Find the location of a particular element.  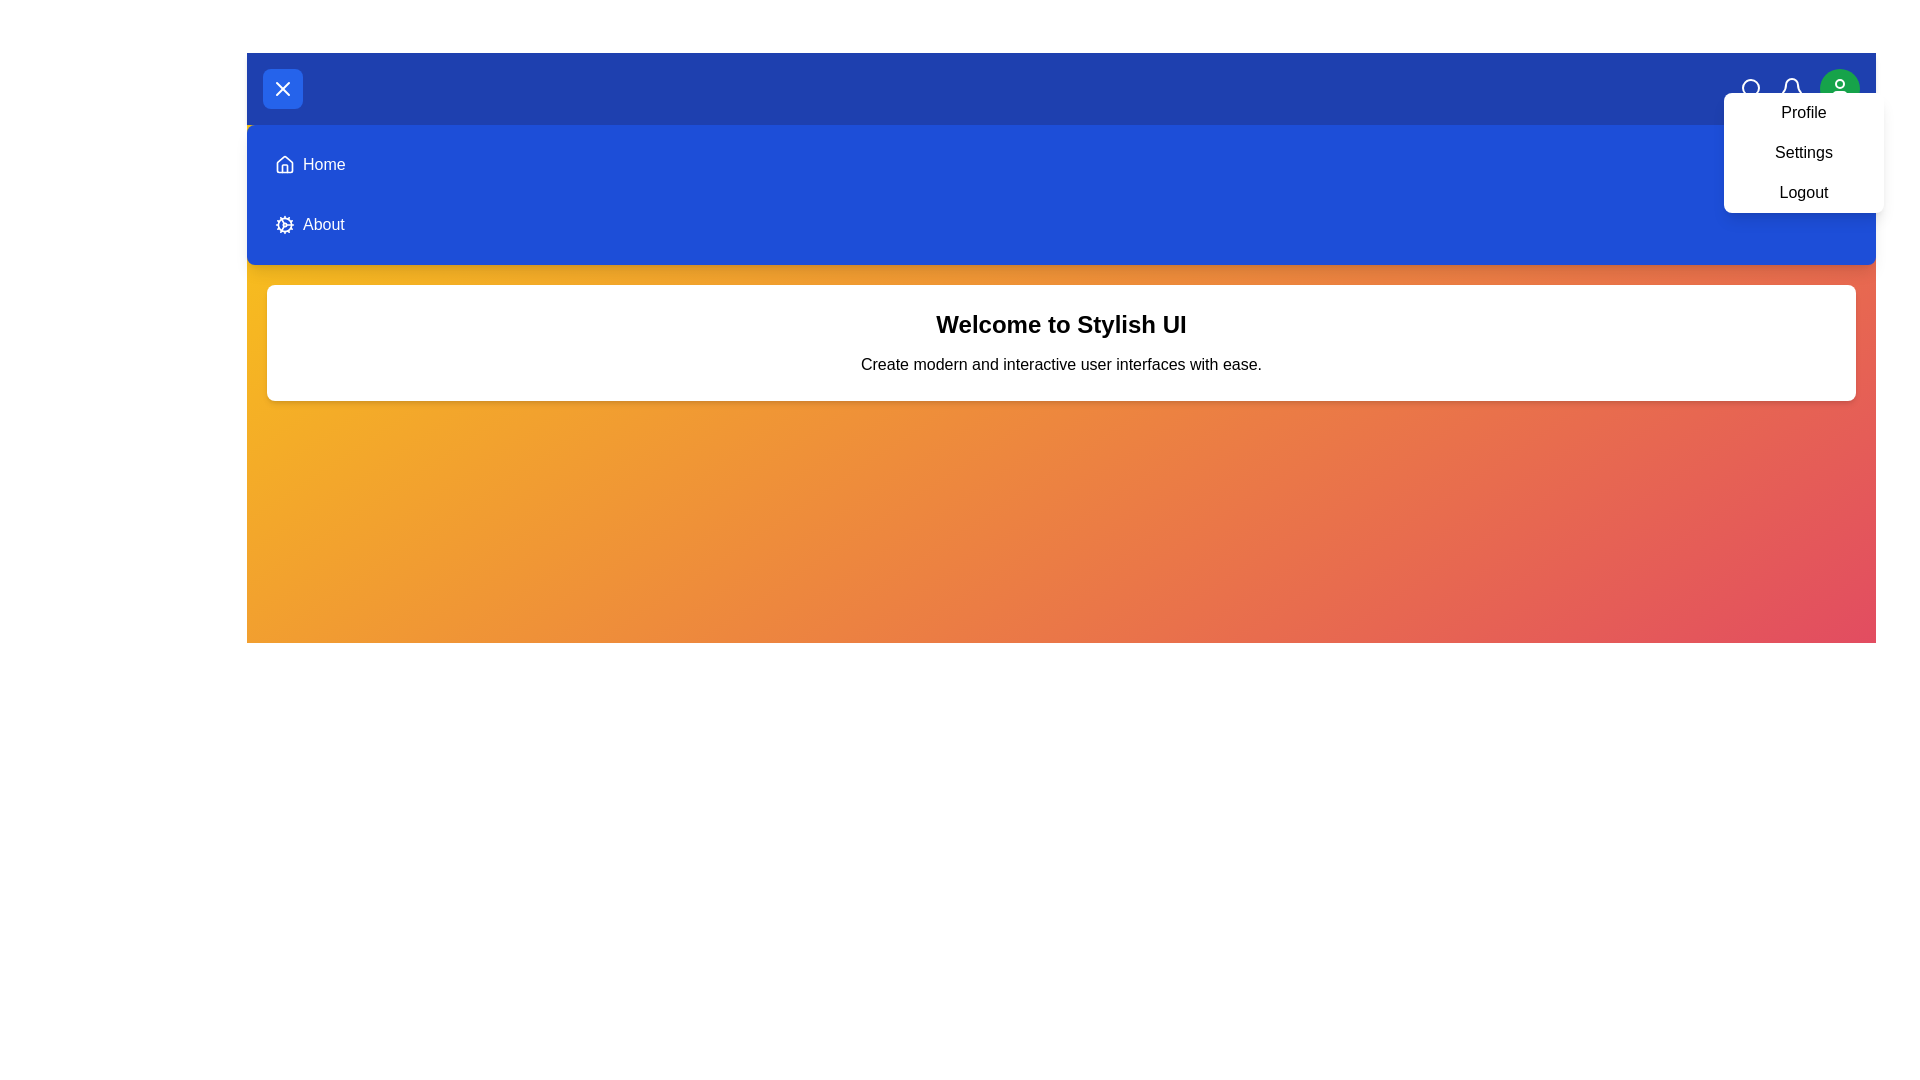

the notification icon to interact with it is located at coordinates (1791, 87).